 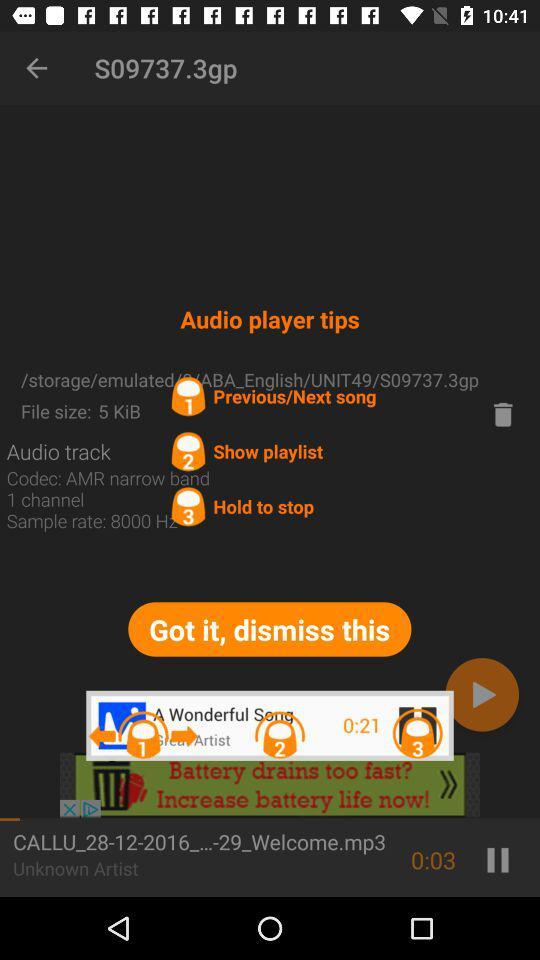 What do you see at coordinates (481, 694) in the screenshot?
I see `go forward next page` at bounding box center [481, 694].